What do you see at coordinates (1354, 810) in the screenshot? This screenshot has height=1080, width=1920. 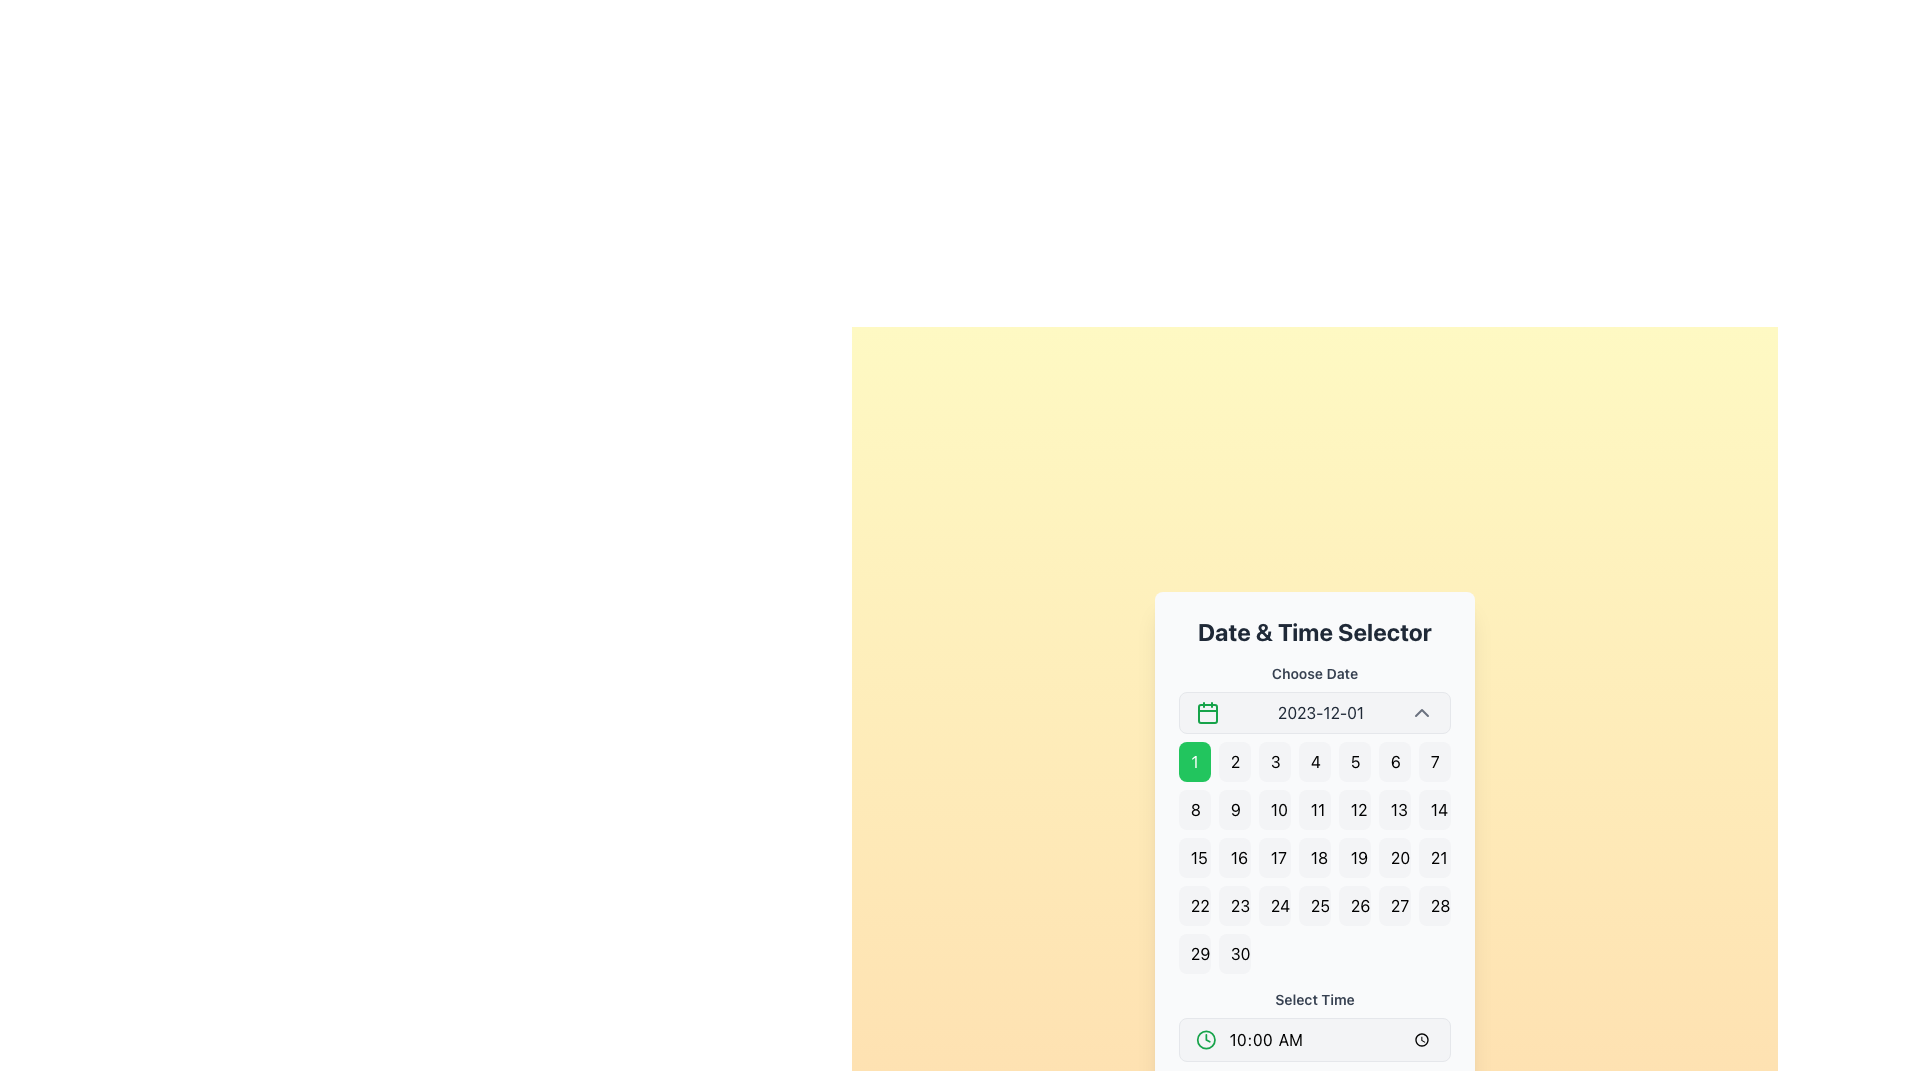 I see `the selectable date button for '12' in the calendar interface` at bounding box center [1354, 810].